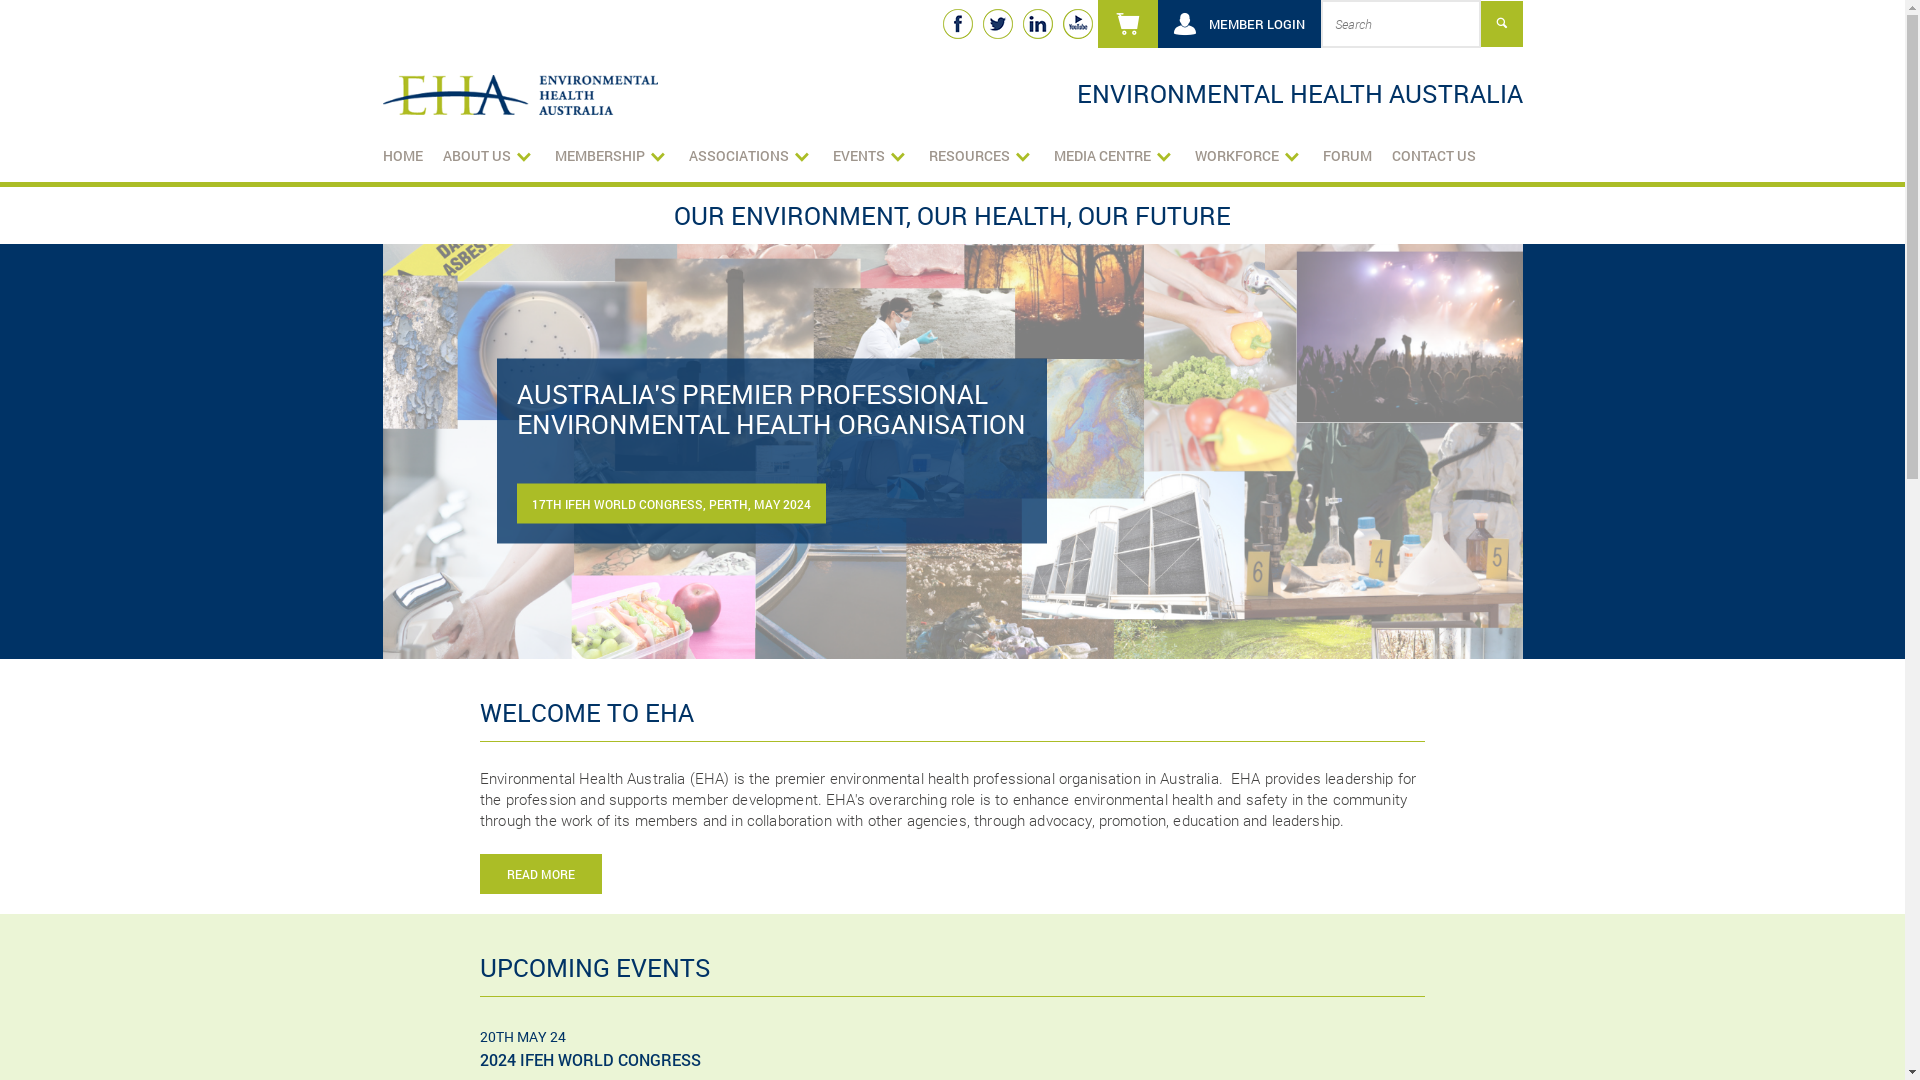 The height and width of the screenshot is (1080, 1920). Describe the element at coordinates (1346, 154) in the screenshot. I see `'FORUM'` at that location.